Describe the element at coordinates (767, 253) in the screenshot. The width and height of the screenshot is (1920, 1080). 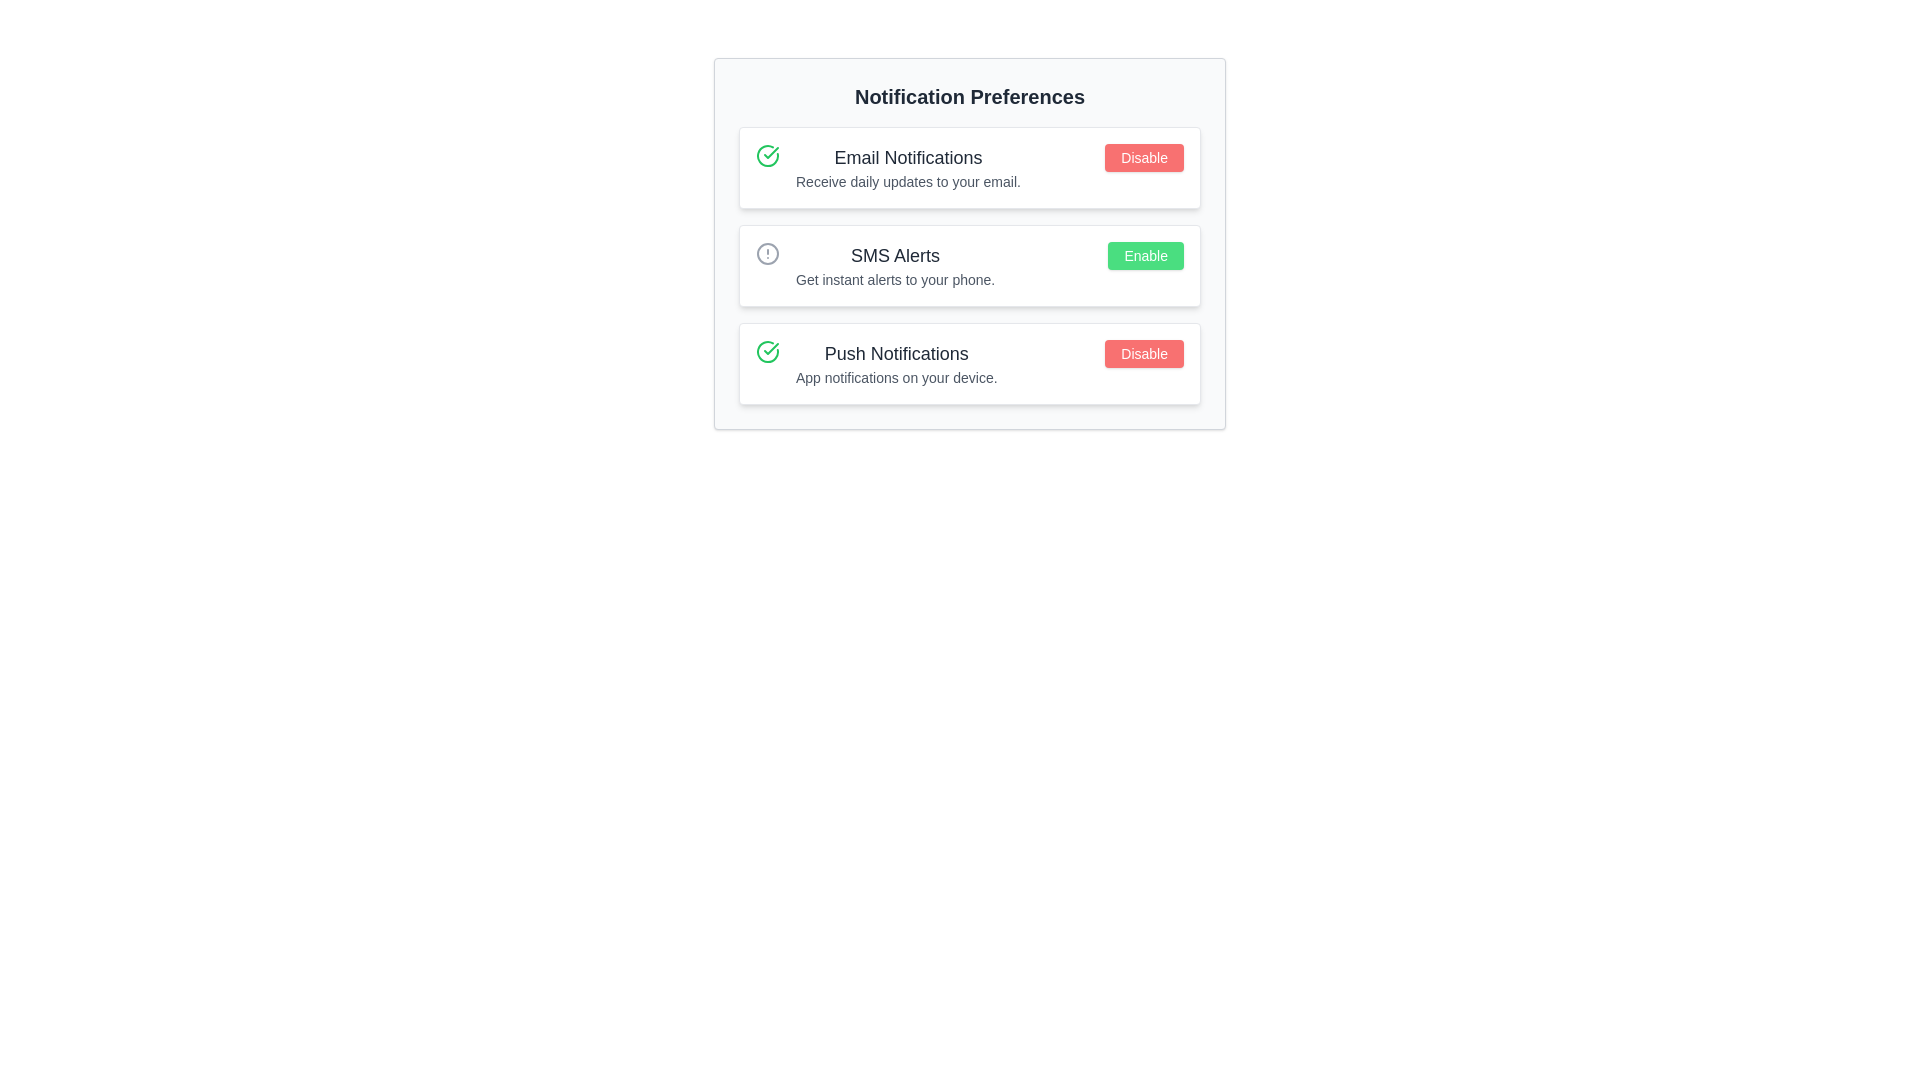
I see `the gray stroke circle in the SMS Alerts section of the notification panel, located to the left of the 'SMS Alerts' text` at that location.